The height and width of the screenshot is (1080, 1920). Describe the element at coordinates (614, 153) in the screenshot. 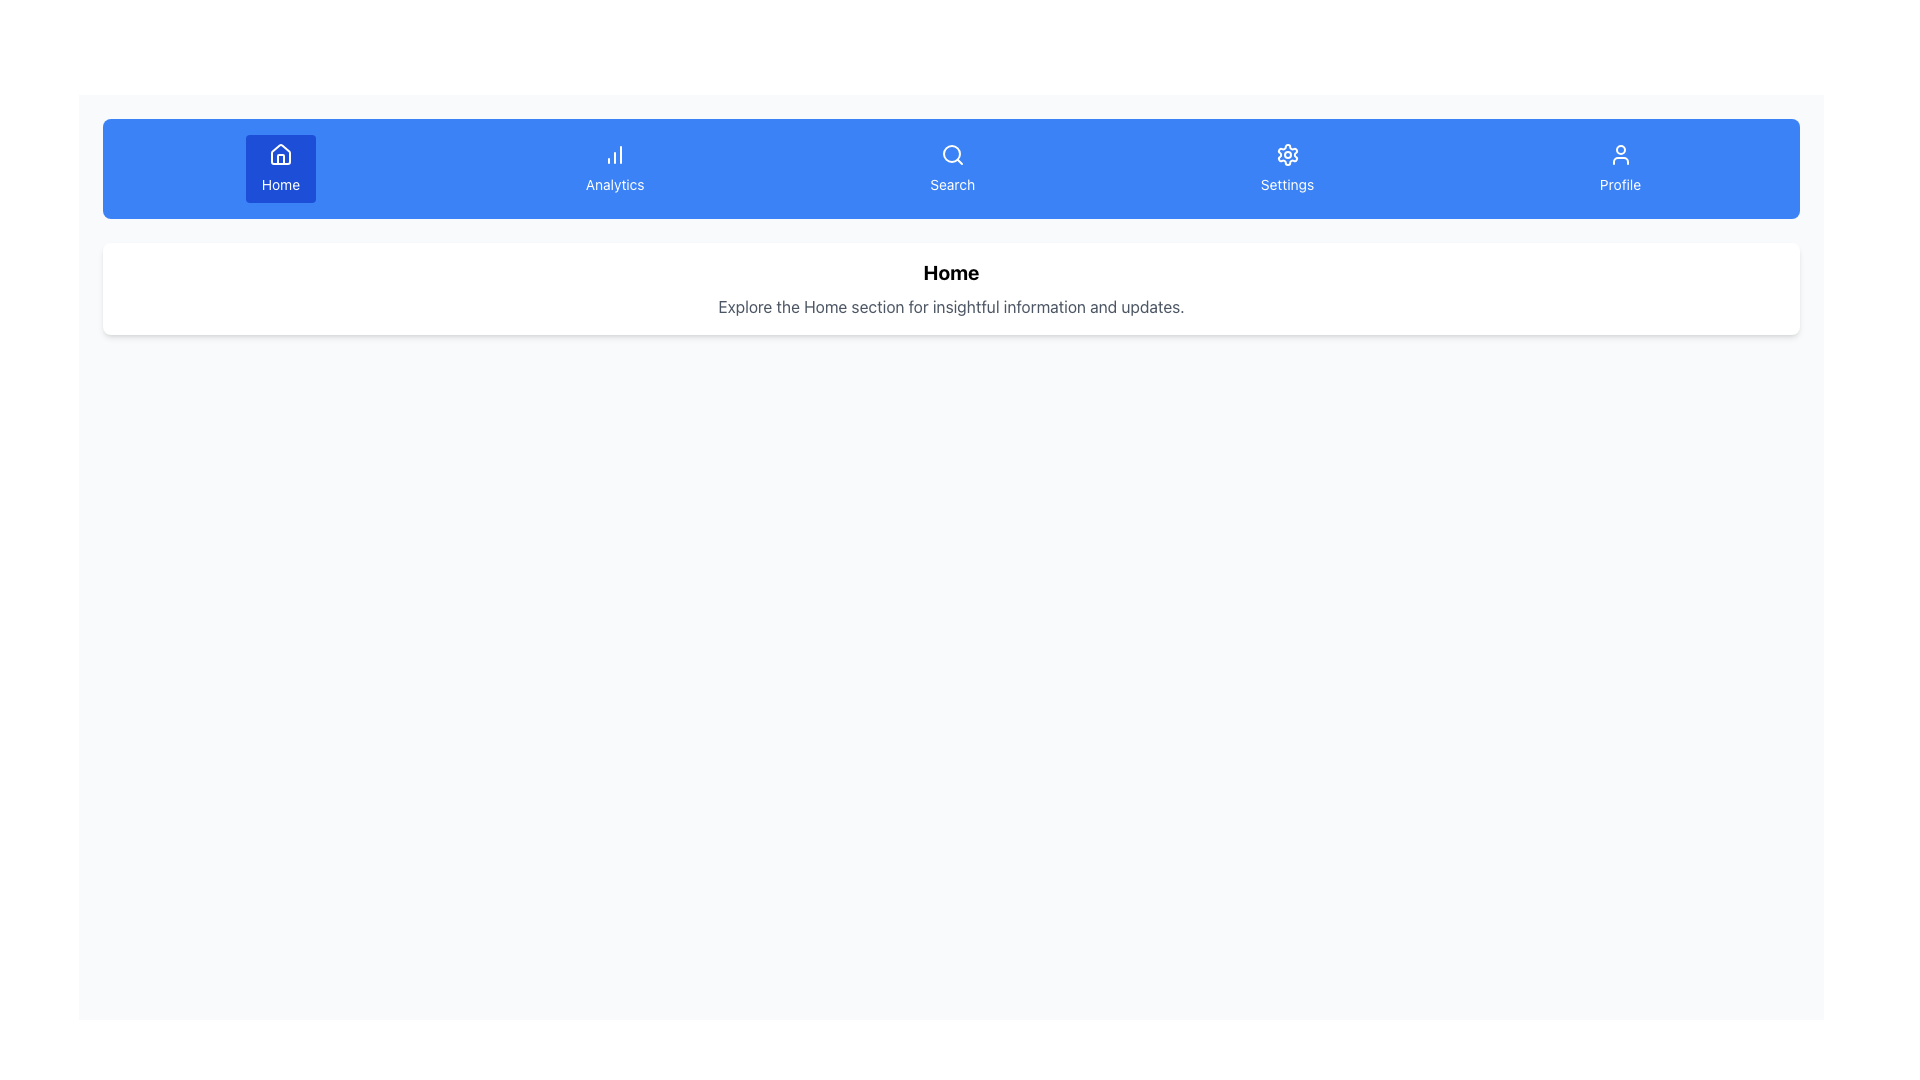

I see `the bar chart icon within the 'Analytics' button located in the top menu bar of the application` at that location.